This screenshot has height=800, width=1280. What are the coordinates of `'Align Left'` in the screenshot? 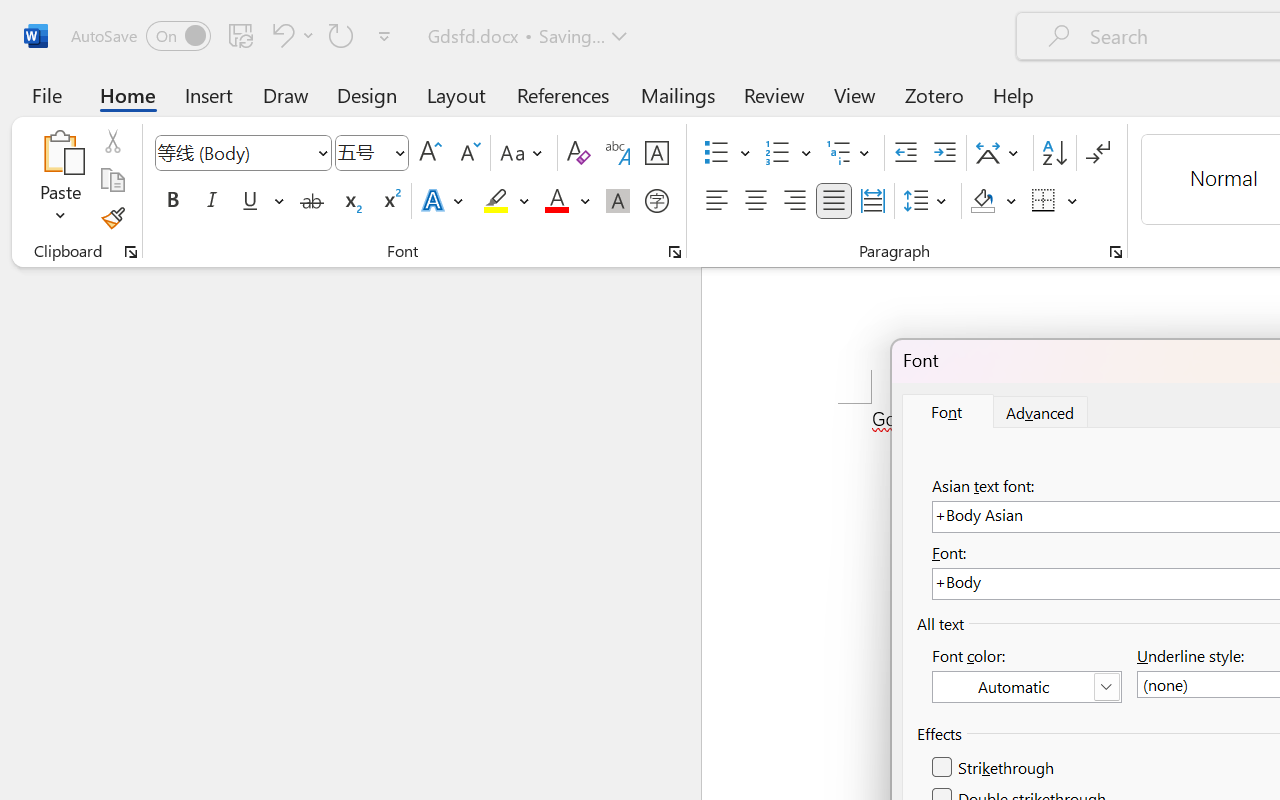 It's located at (716, 201).